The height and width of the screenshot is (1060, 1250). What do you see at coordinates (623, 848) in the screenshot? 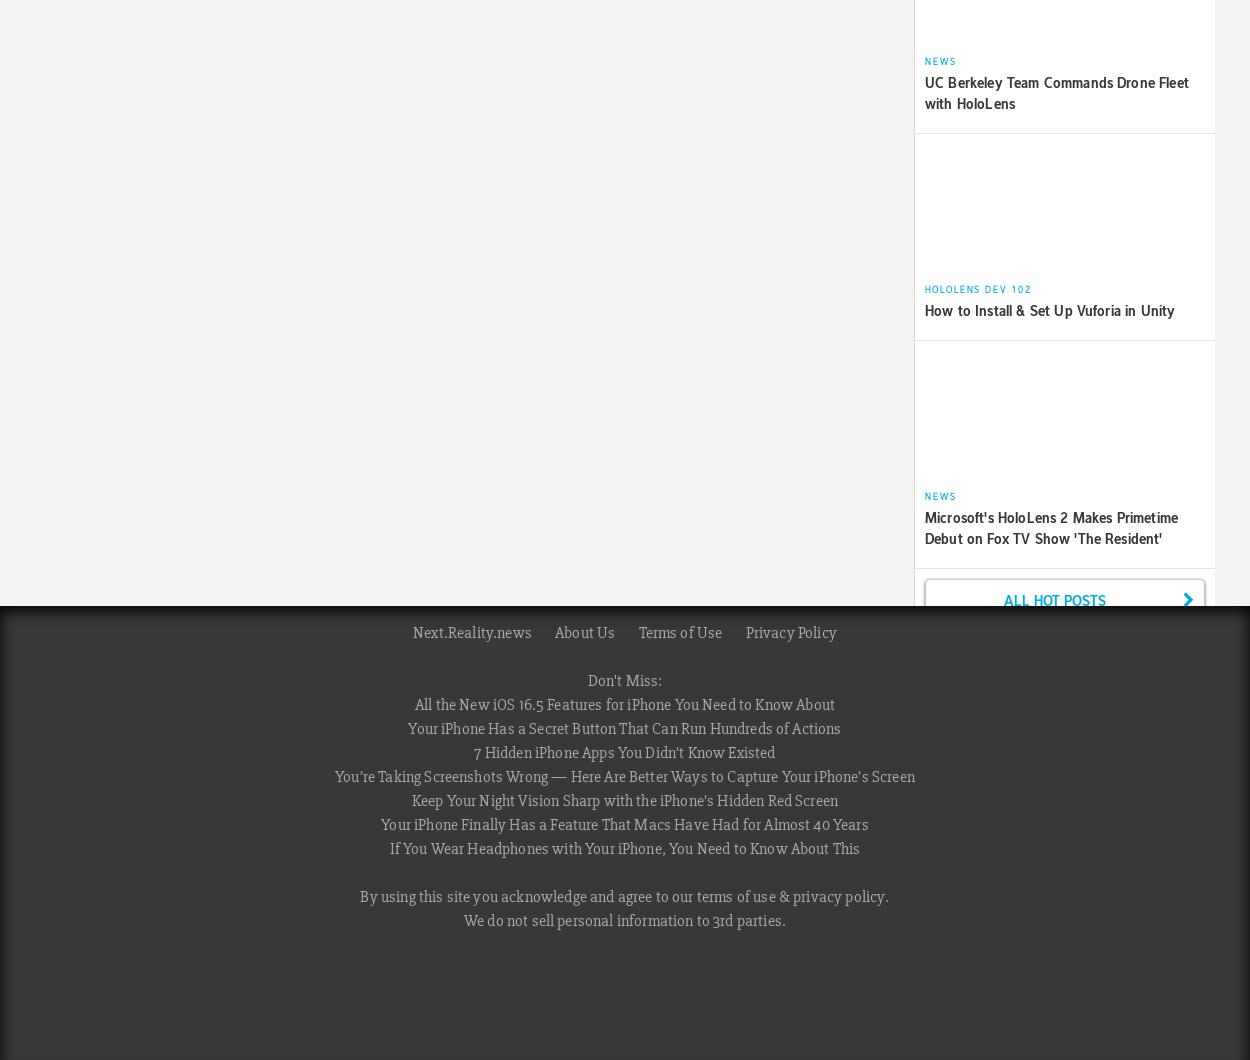
I see `'If You Wear Headphones with Your iPhone, You Need to Know About This'` at bounding box center [623, 848].